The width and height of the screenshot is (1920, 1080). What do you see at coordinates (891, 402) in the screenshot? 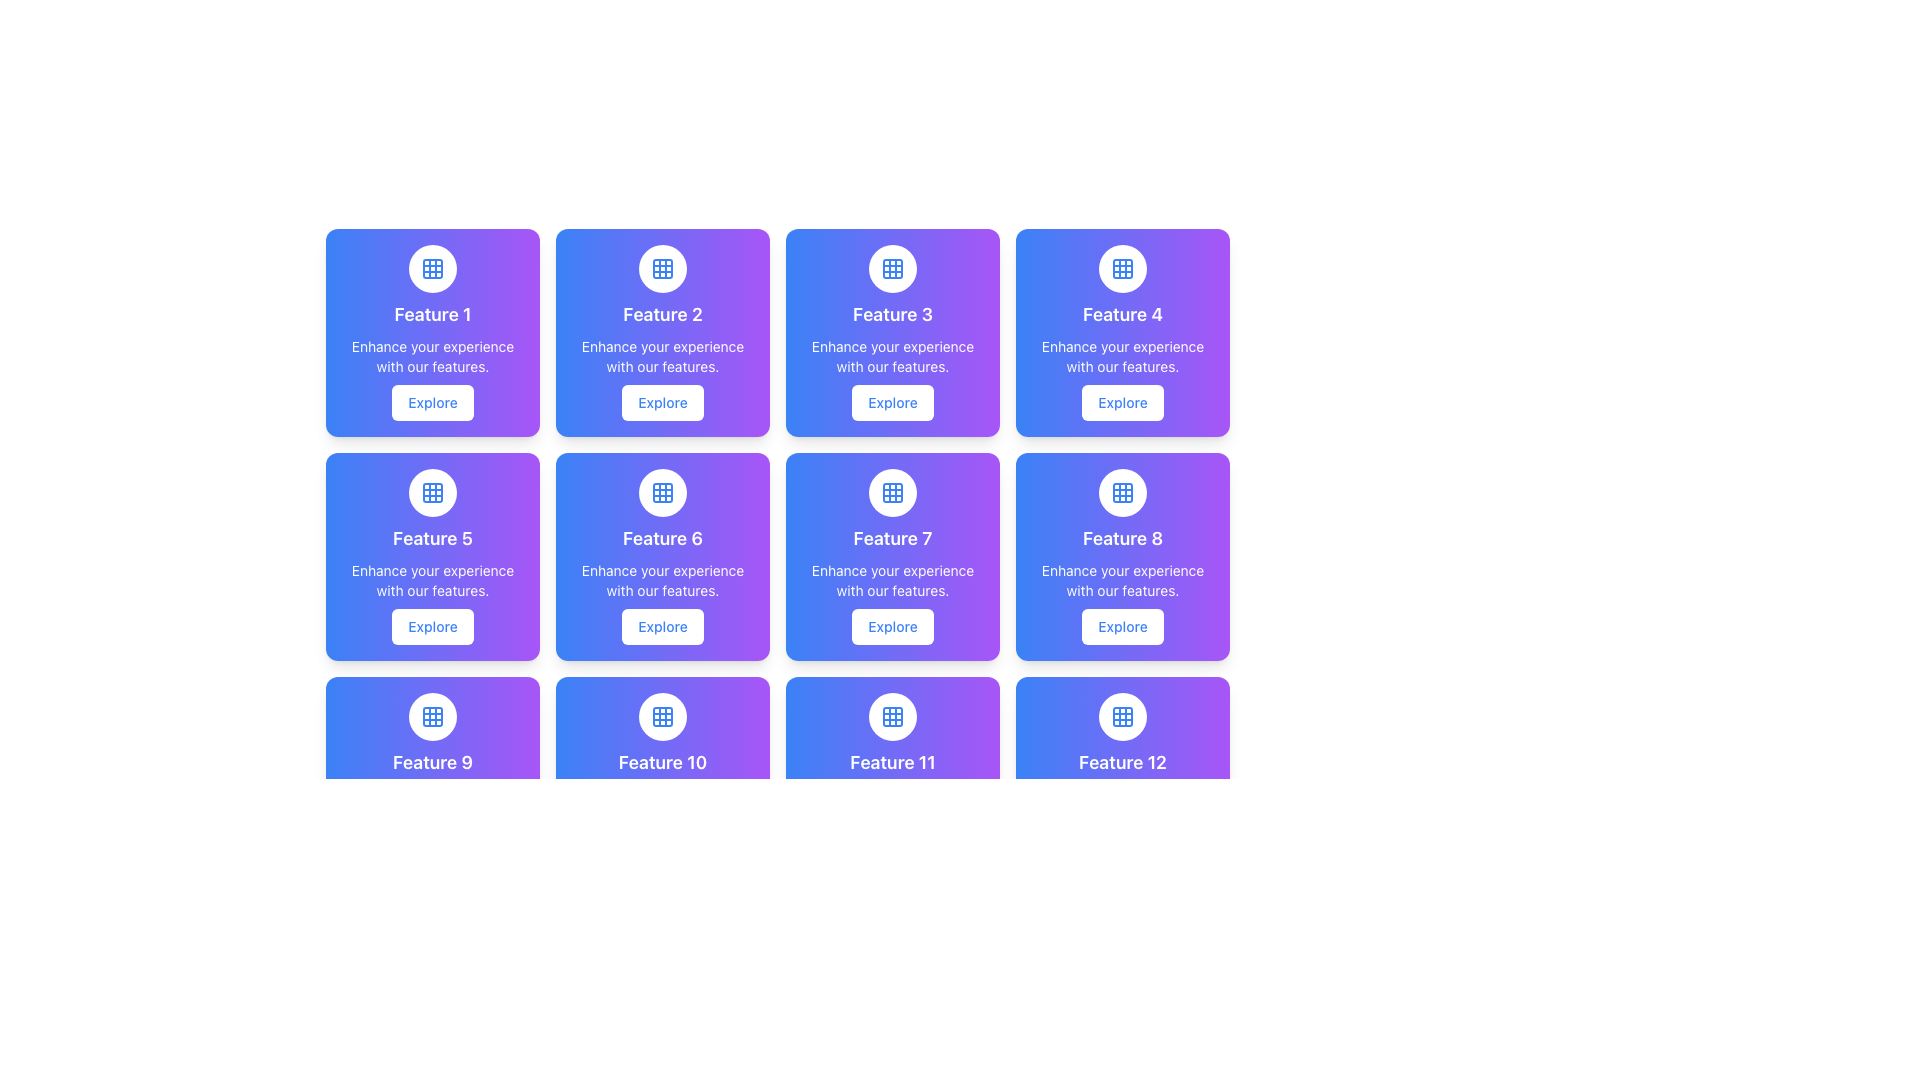
I see `the button located in the card labeled 'Feature 3' beneath the text 'Enhance your experience with our features'` at bounding box center [891, 402].